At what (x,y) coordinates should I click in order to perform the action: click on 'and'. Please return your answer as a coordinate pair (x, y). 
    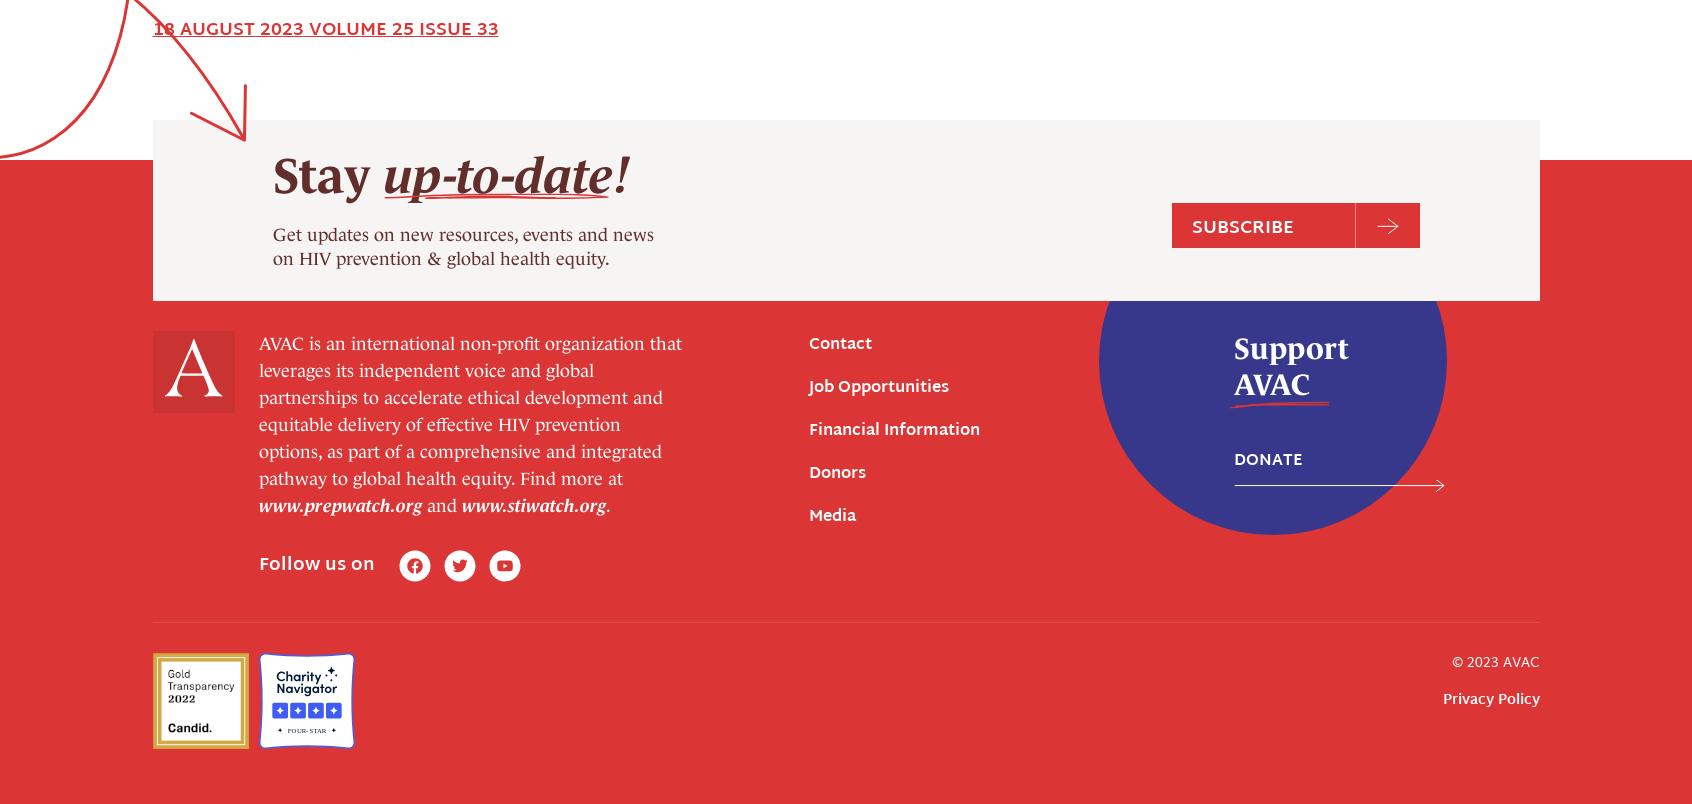
    Looking at the image, I should click on (420, 144).